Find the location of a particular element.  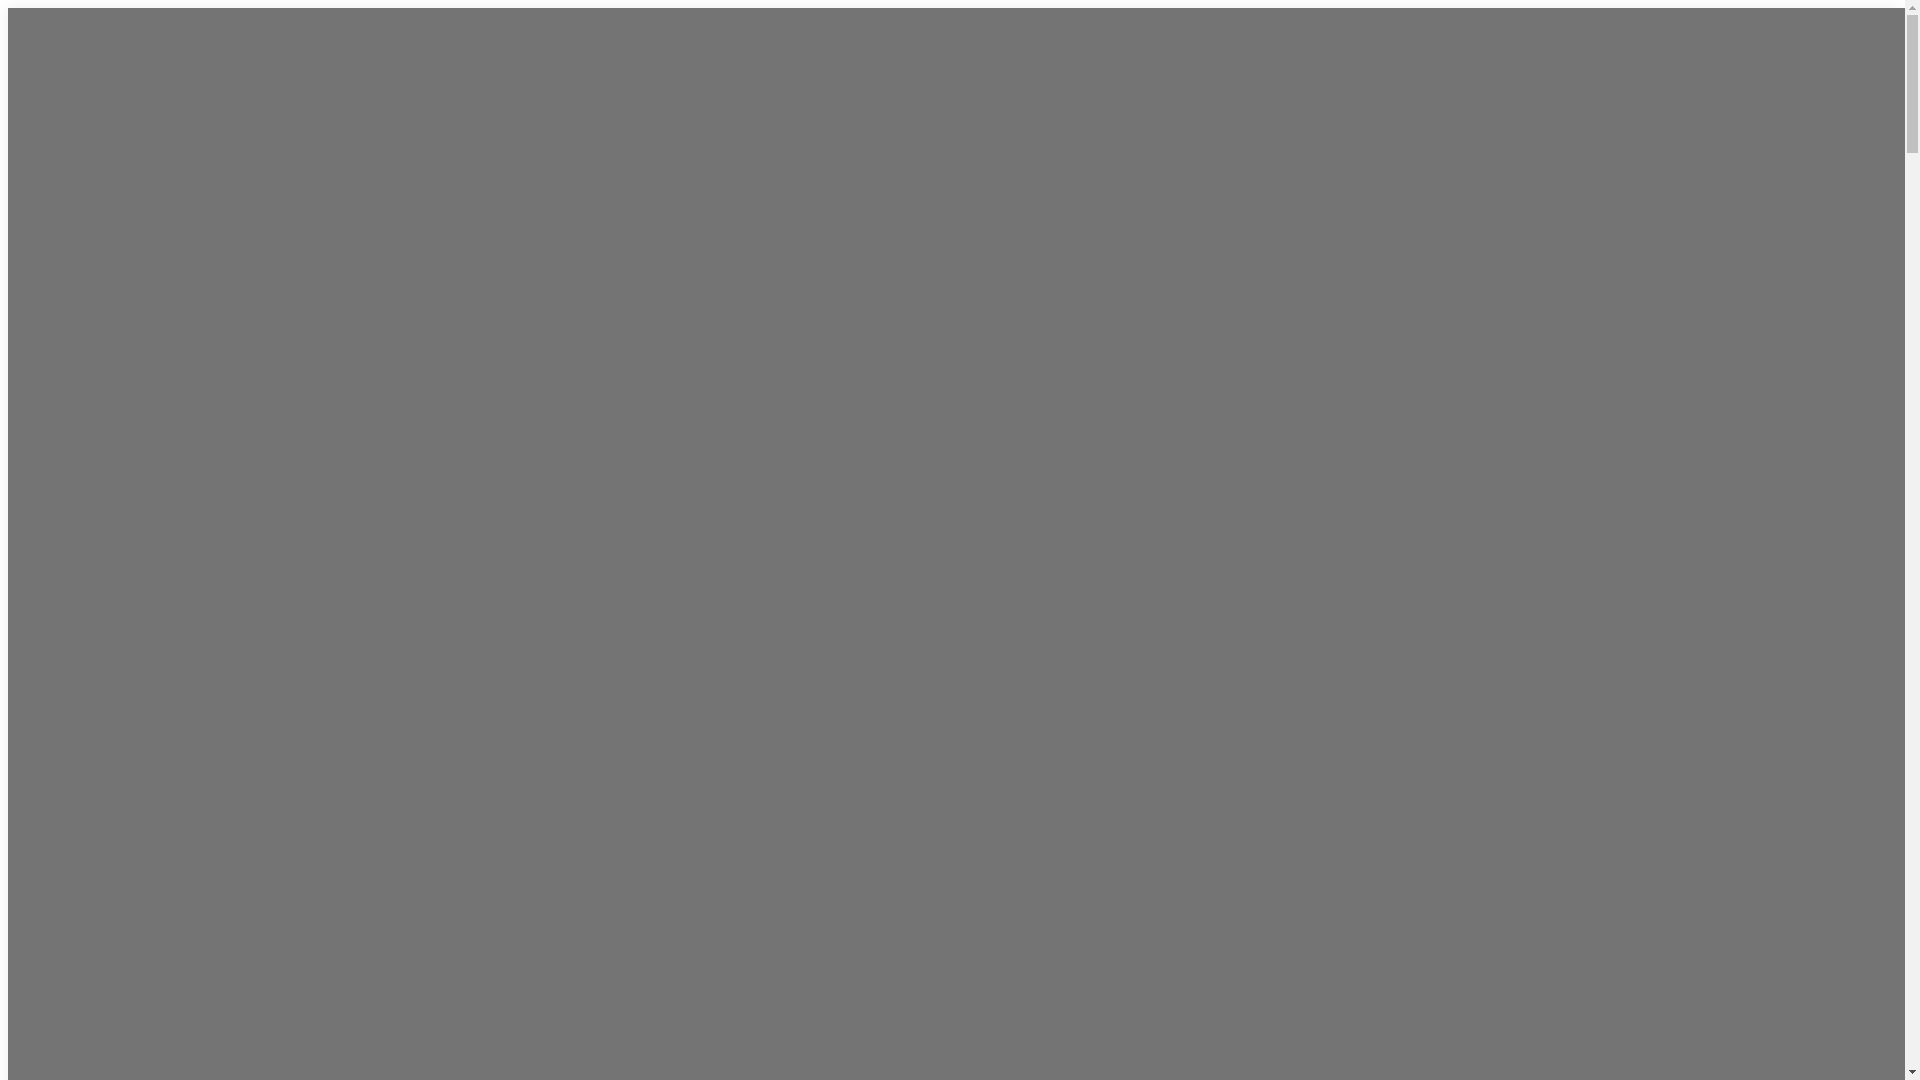

'Gavin Shapiro' is located at coordinates (883, 485).